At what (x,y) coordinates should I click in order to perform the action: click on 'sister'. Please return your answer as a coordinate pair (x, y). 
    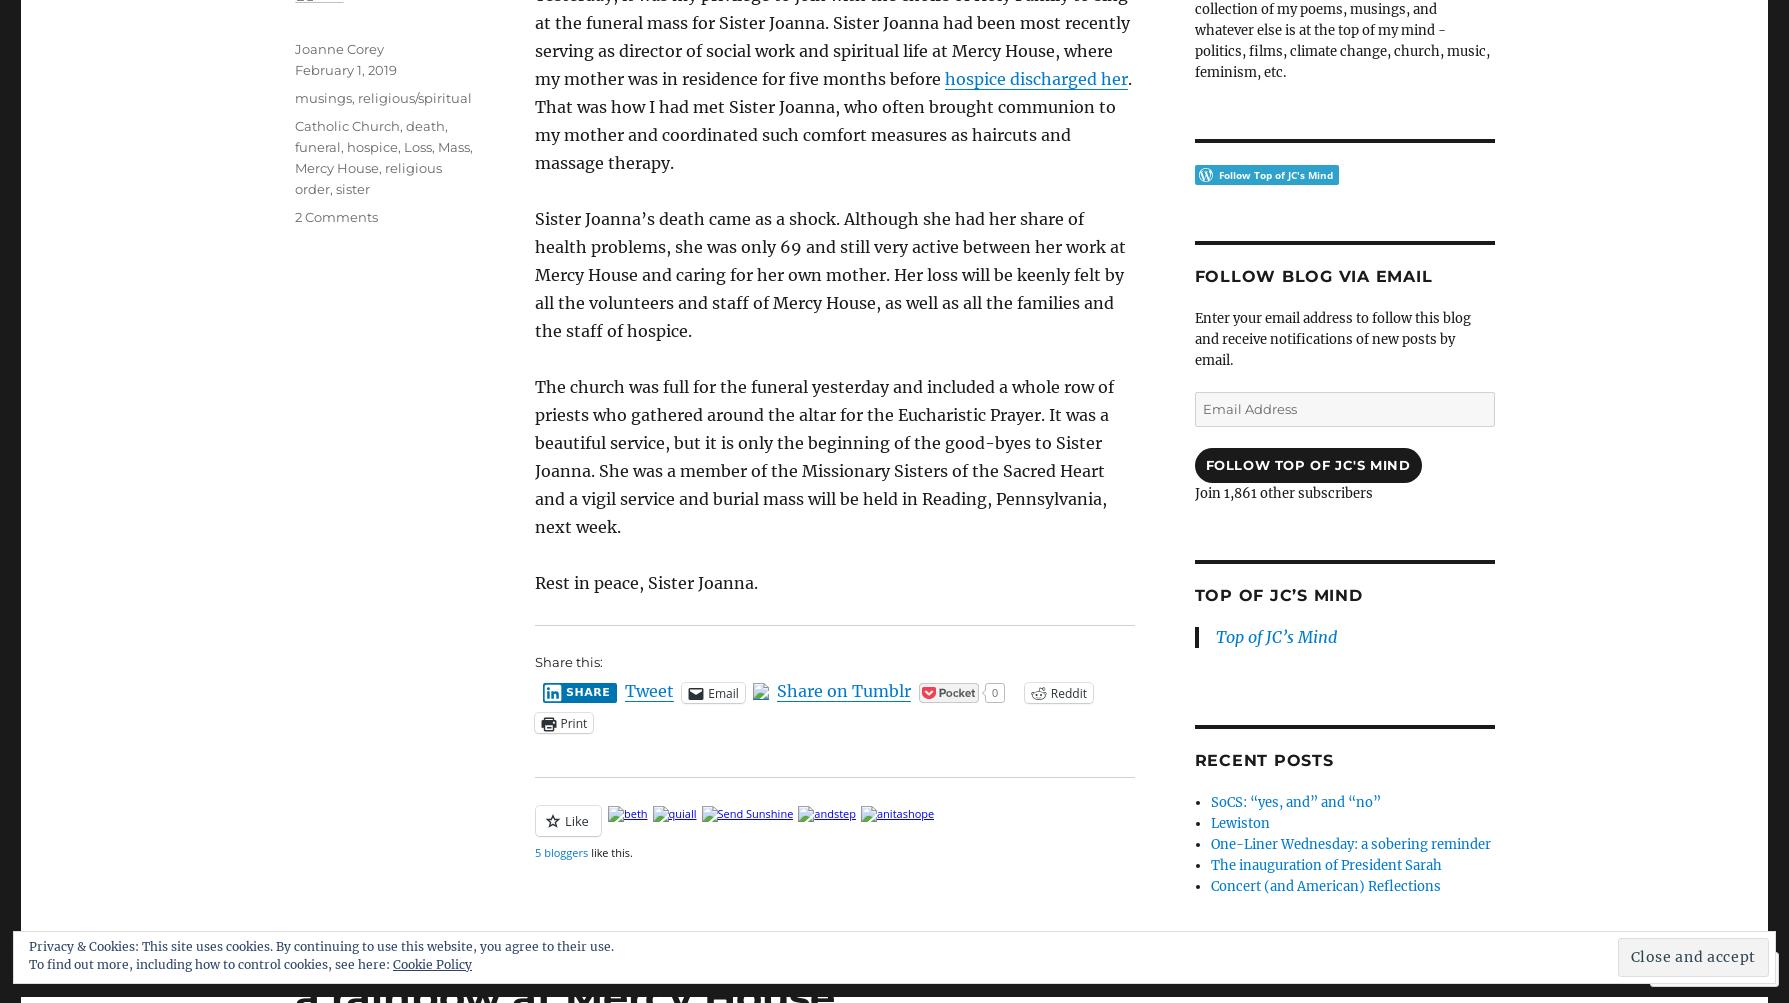
    Looking at the image, I should click on (334, 187).